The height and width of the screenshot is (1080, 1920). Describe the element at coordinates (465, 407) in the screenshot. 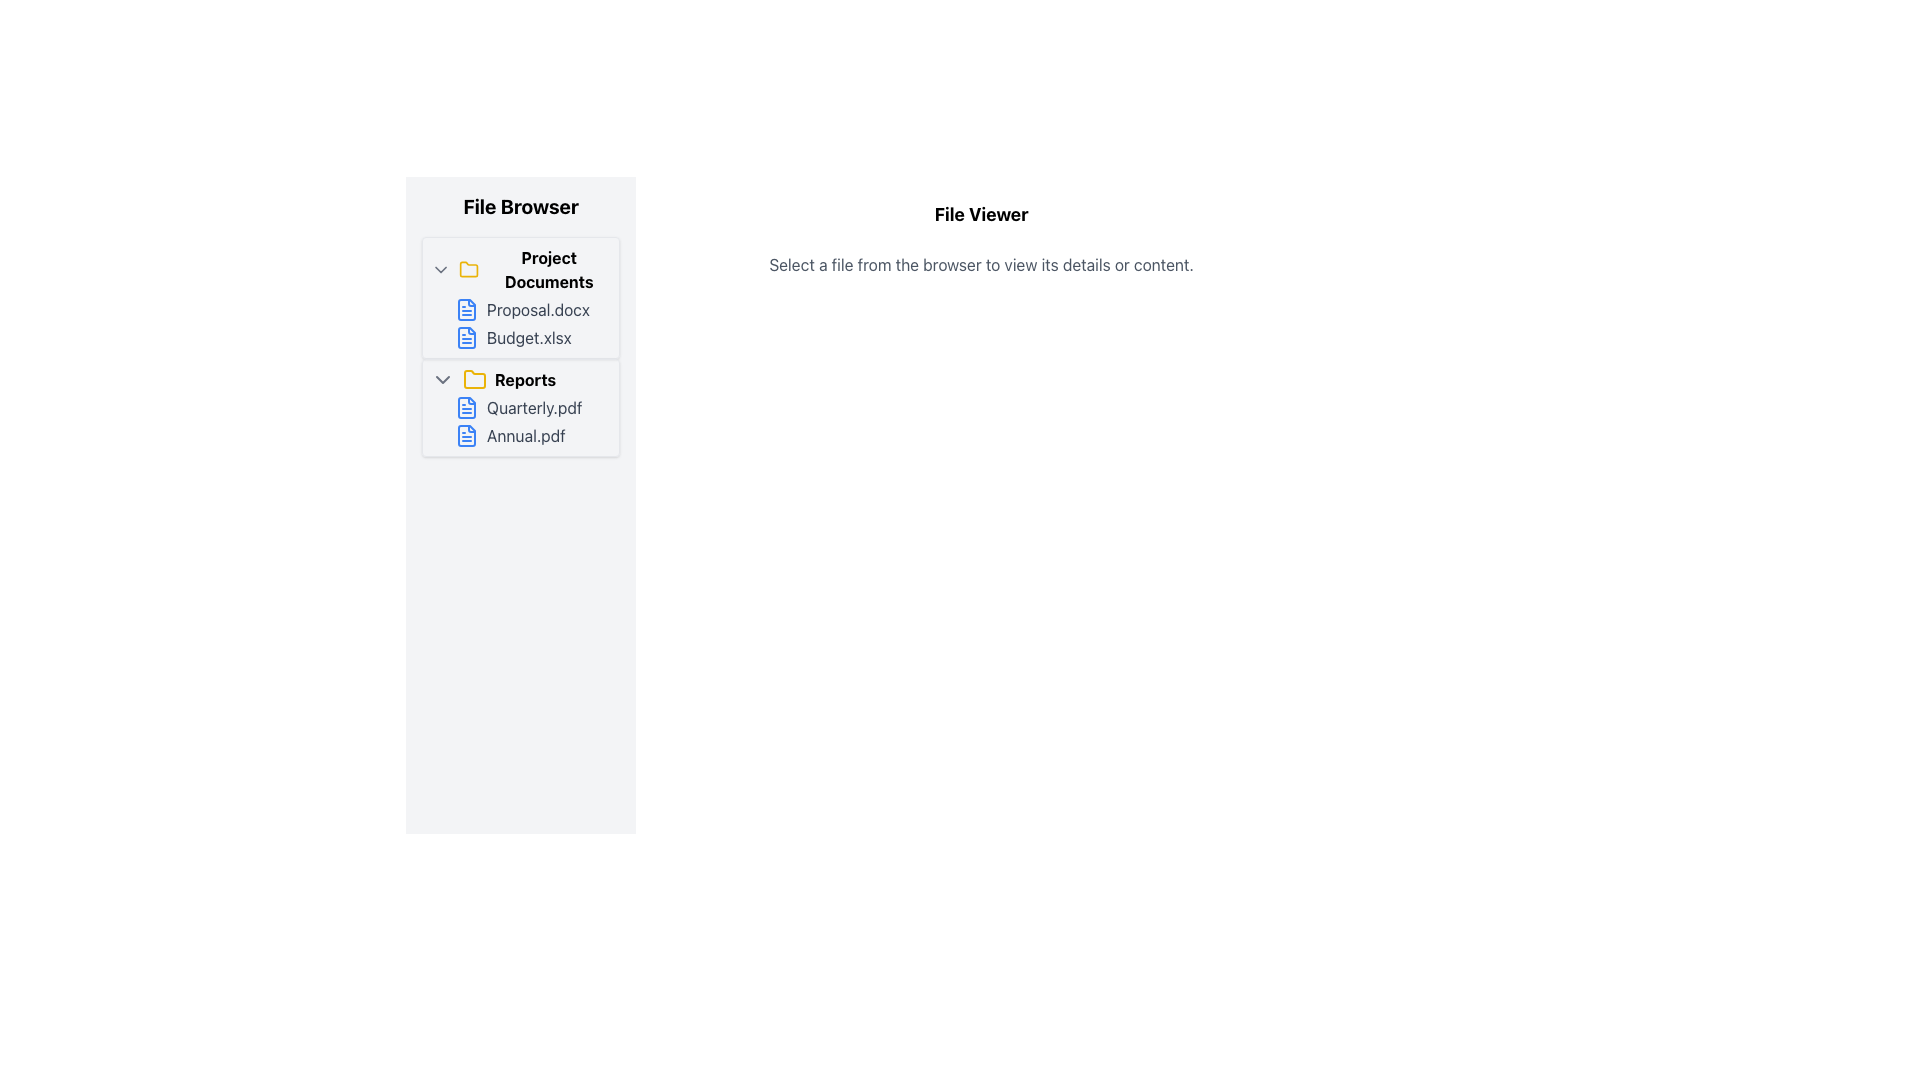

I see `the blue outlined file icon representing 'Quarterly.pdf' located in the 'Reports' group of the file browser interface` at that location.